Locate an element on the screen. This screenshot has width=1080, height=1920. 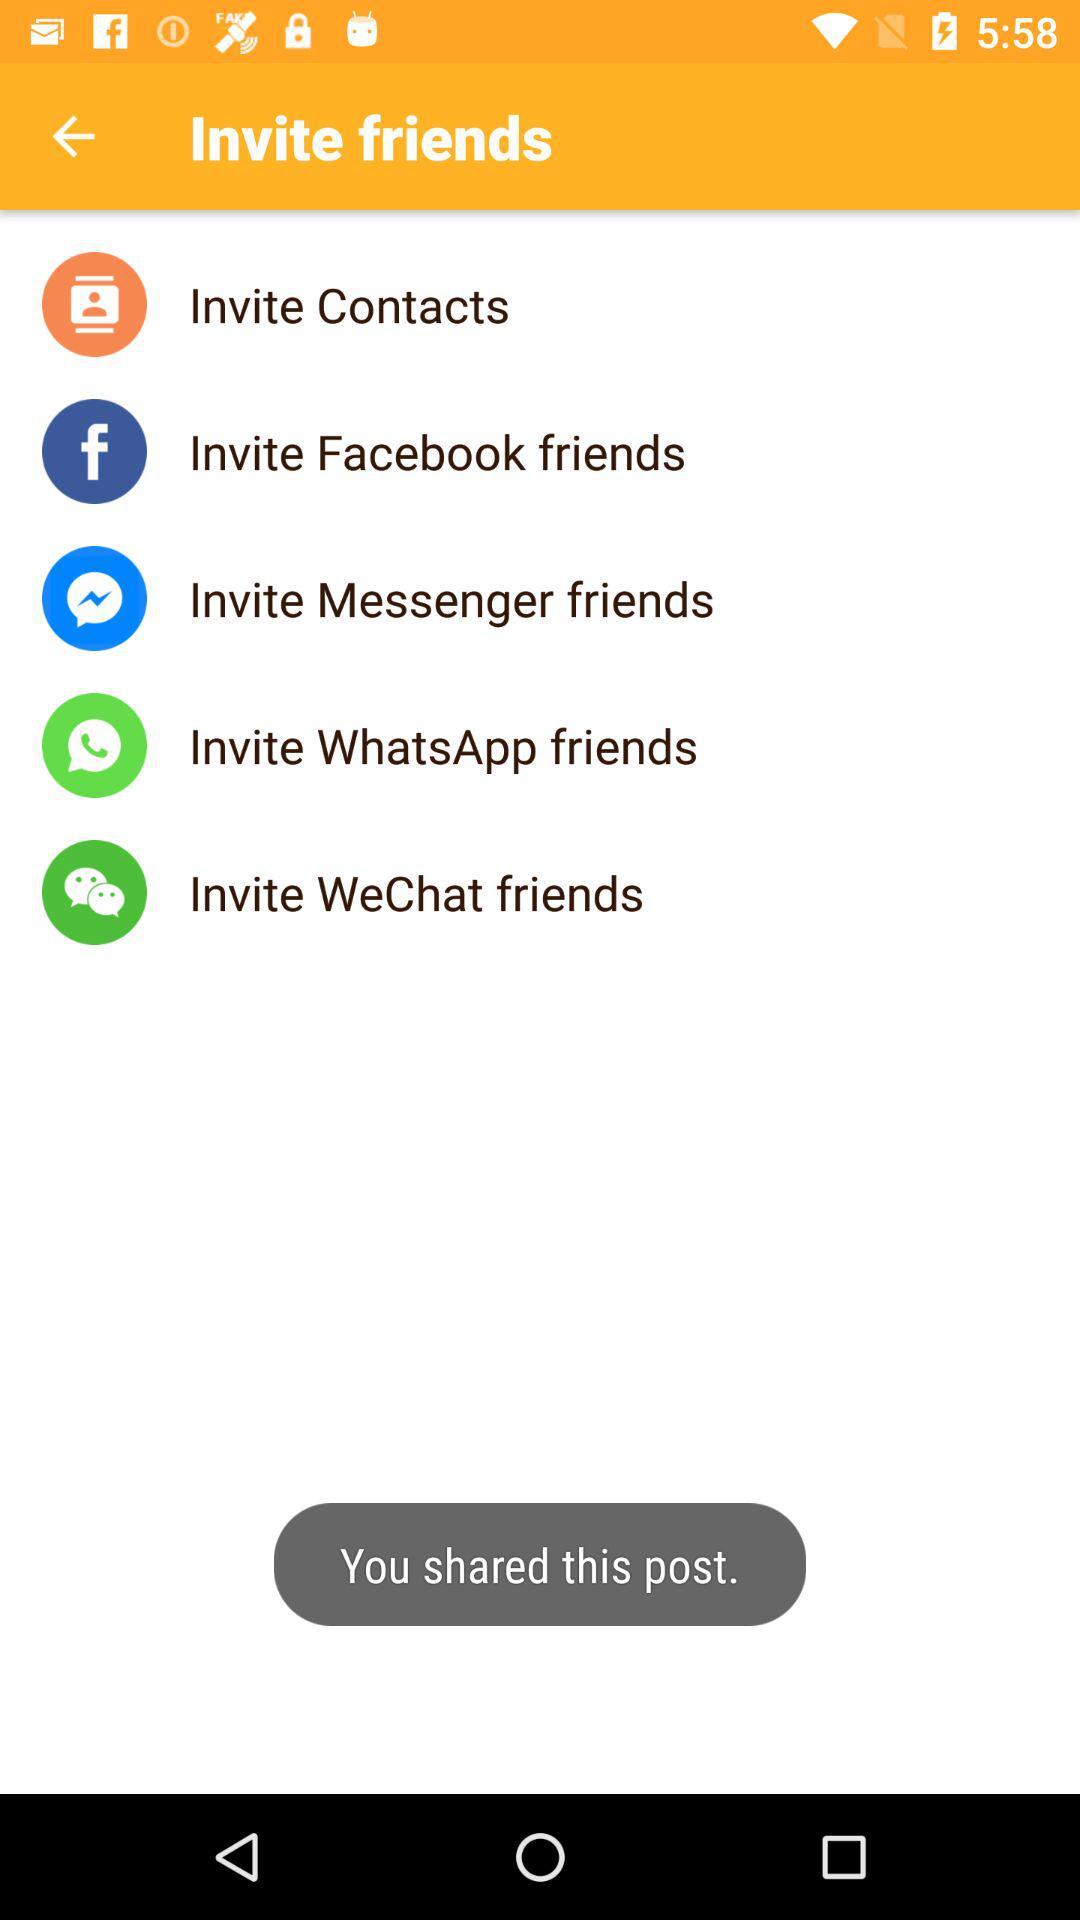
backword the option is located at coordinates (72, 135).